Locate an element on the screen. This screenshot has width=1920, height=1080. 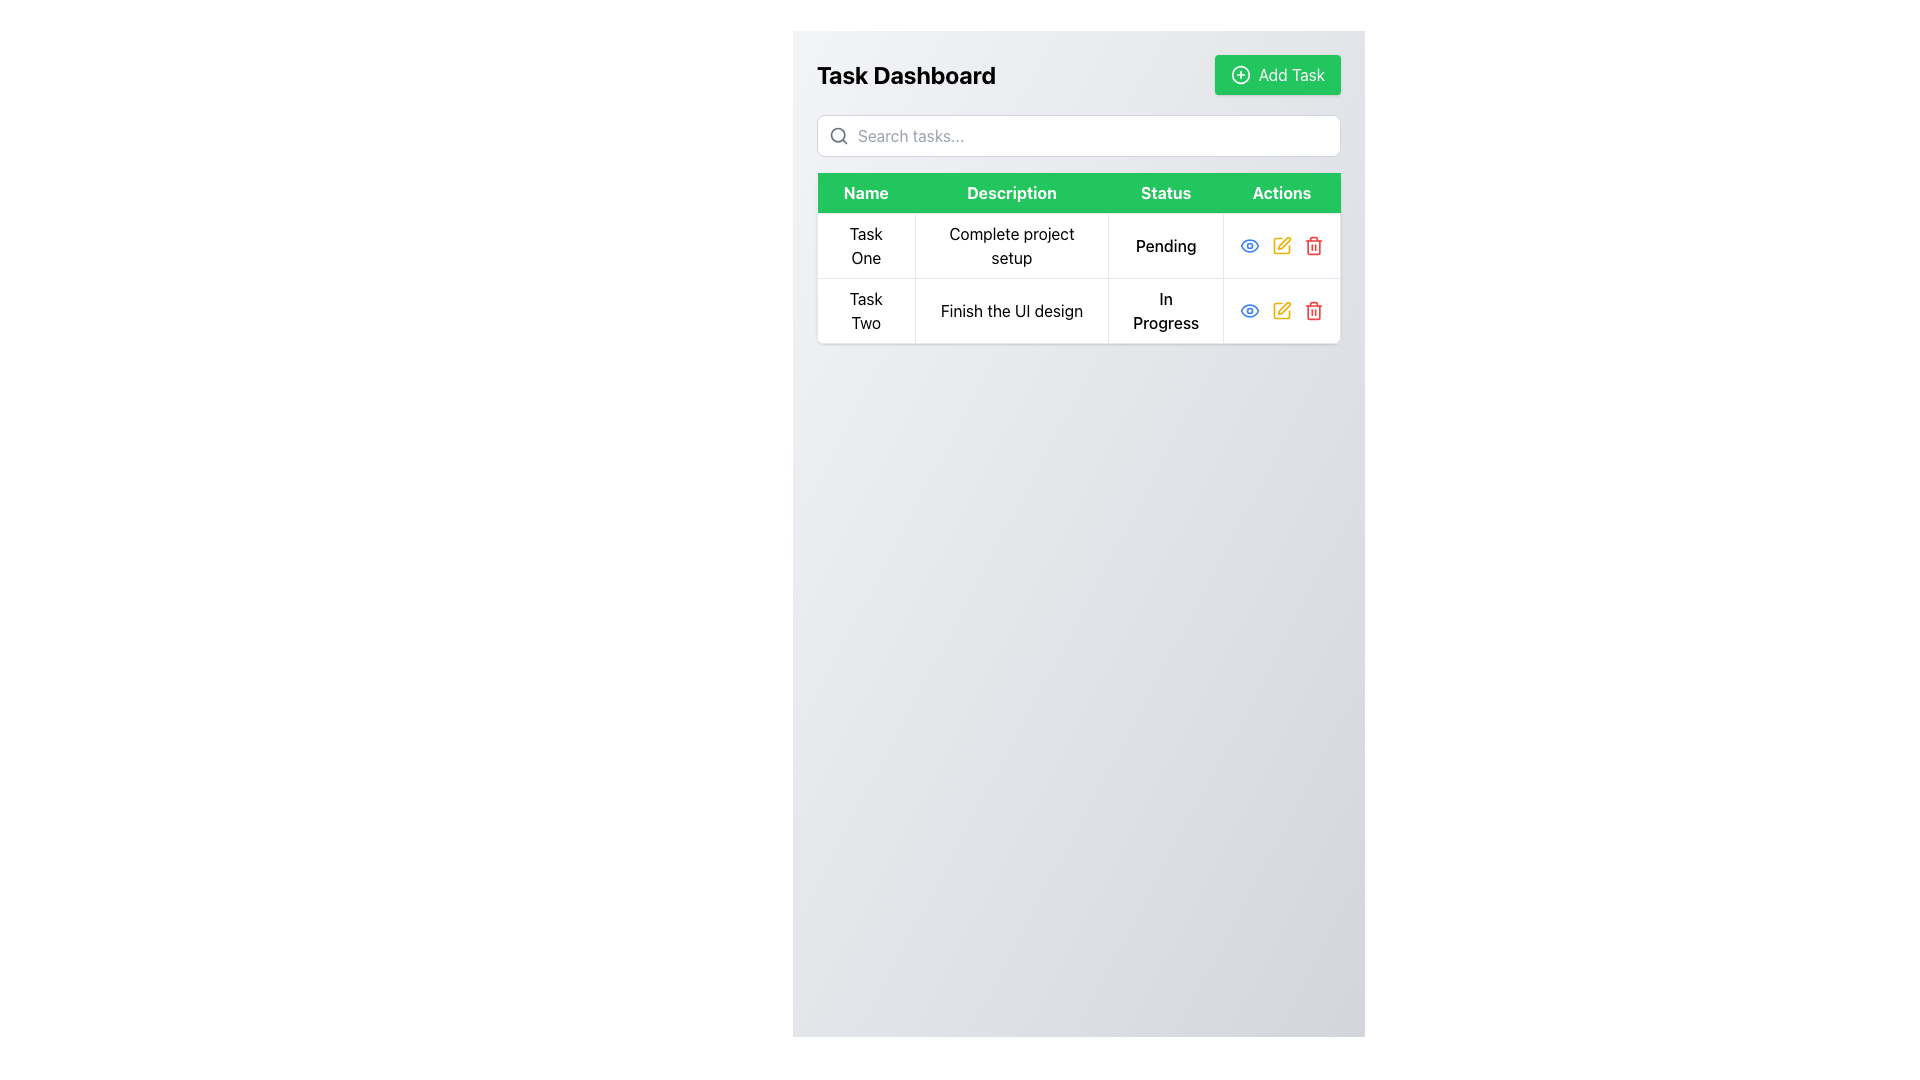
the small yellow square icon with a pen figure inside, located in the 'Actions' column of the table for the second task labeled 'Finish the UI design' is located at coordinates (1281, 245).